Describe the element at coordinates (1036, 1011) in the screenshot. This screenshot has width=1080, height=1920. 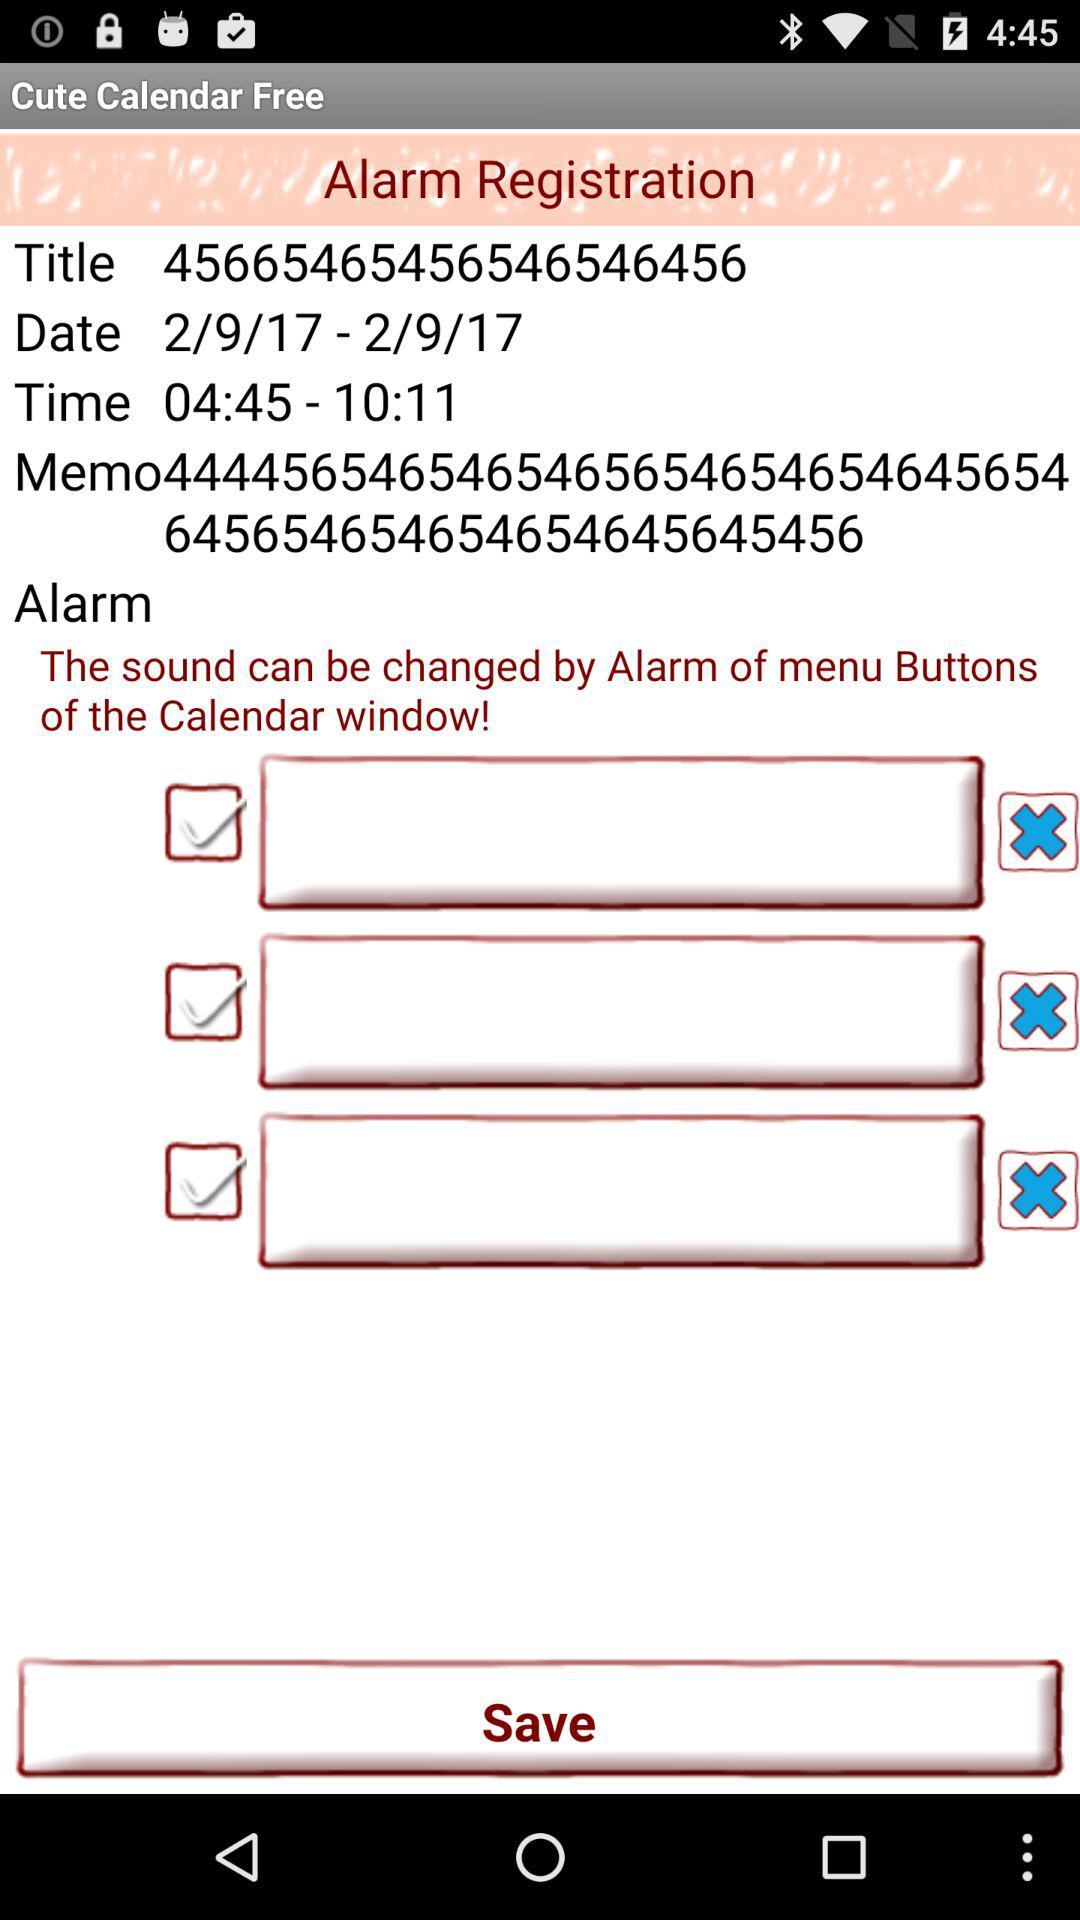
I see `the button which is right to the second text field box` at that location.